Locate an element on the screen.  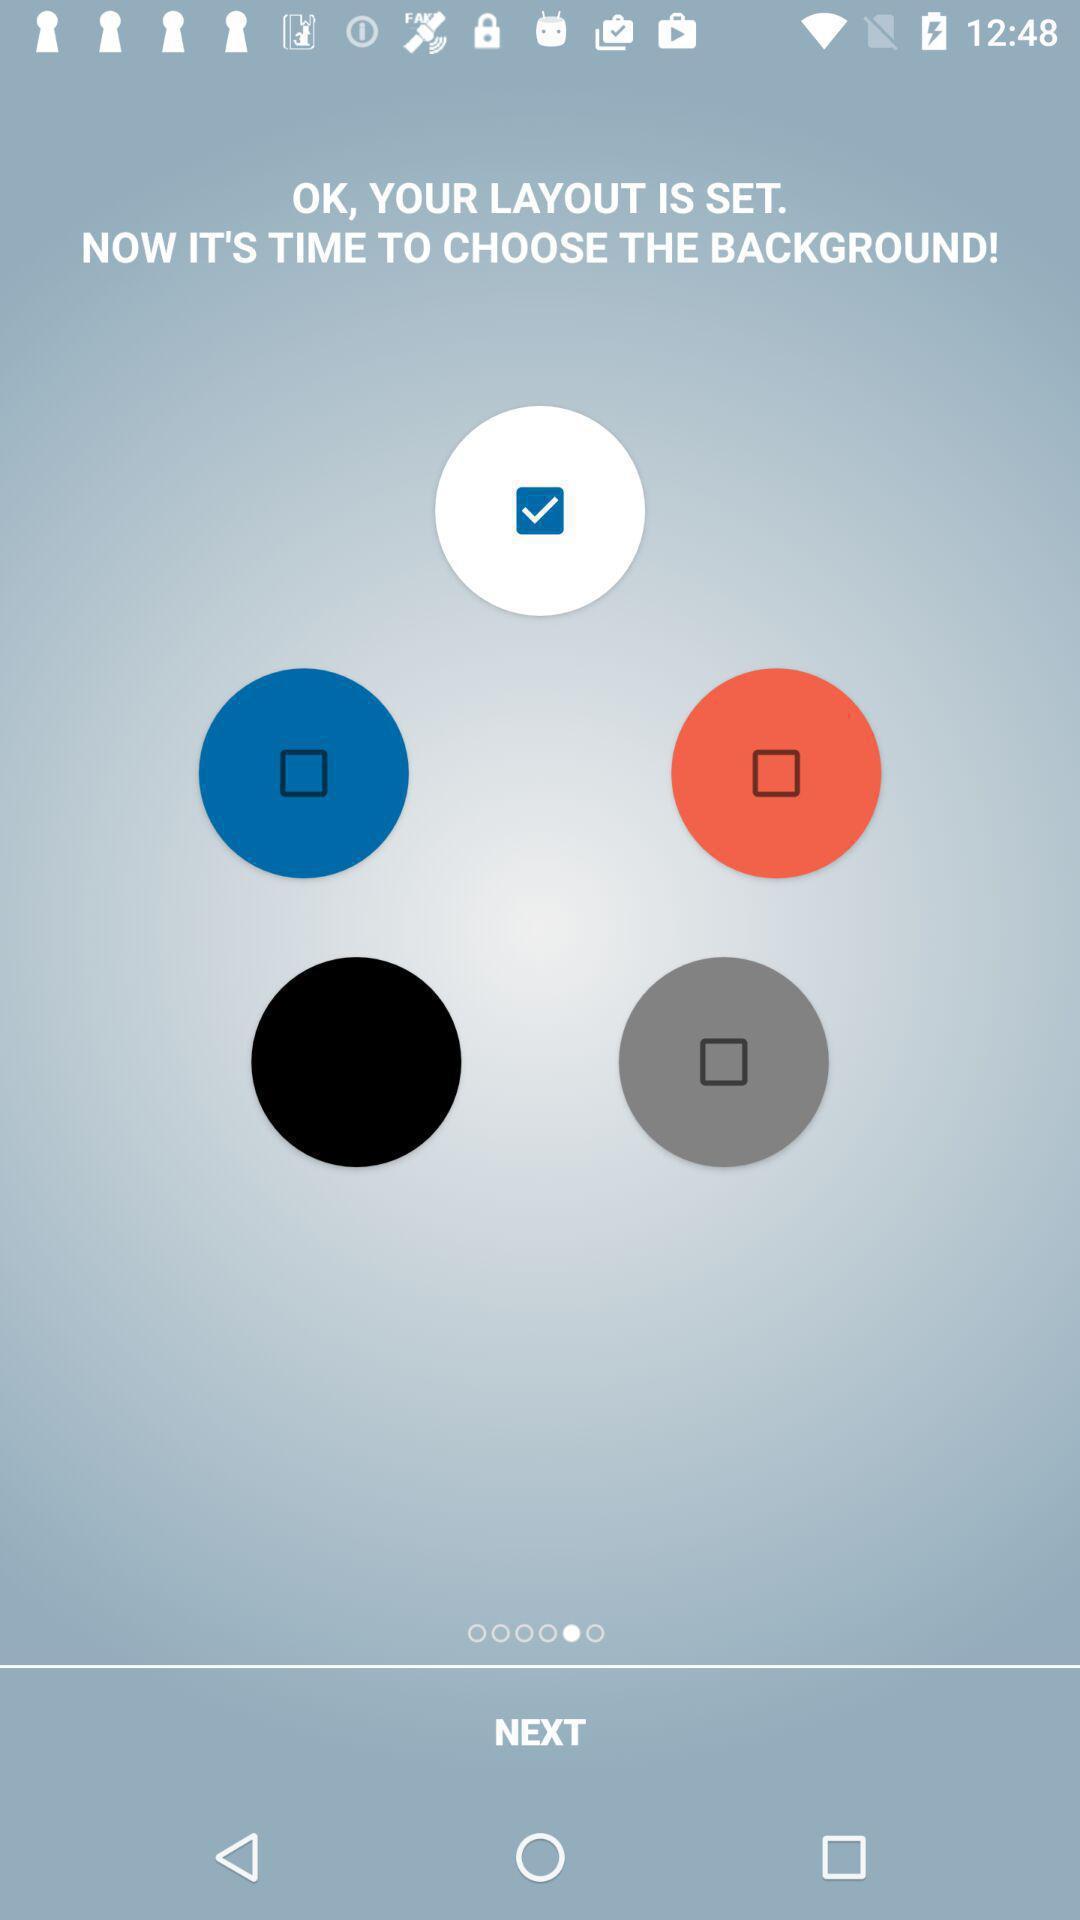
the item below ok your layout icon is located at coordinates (303, 772).